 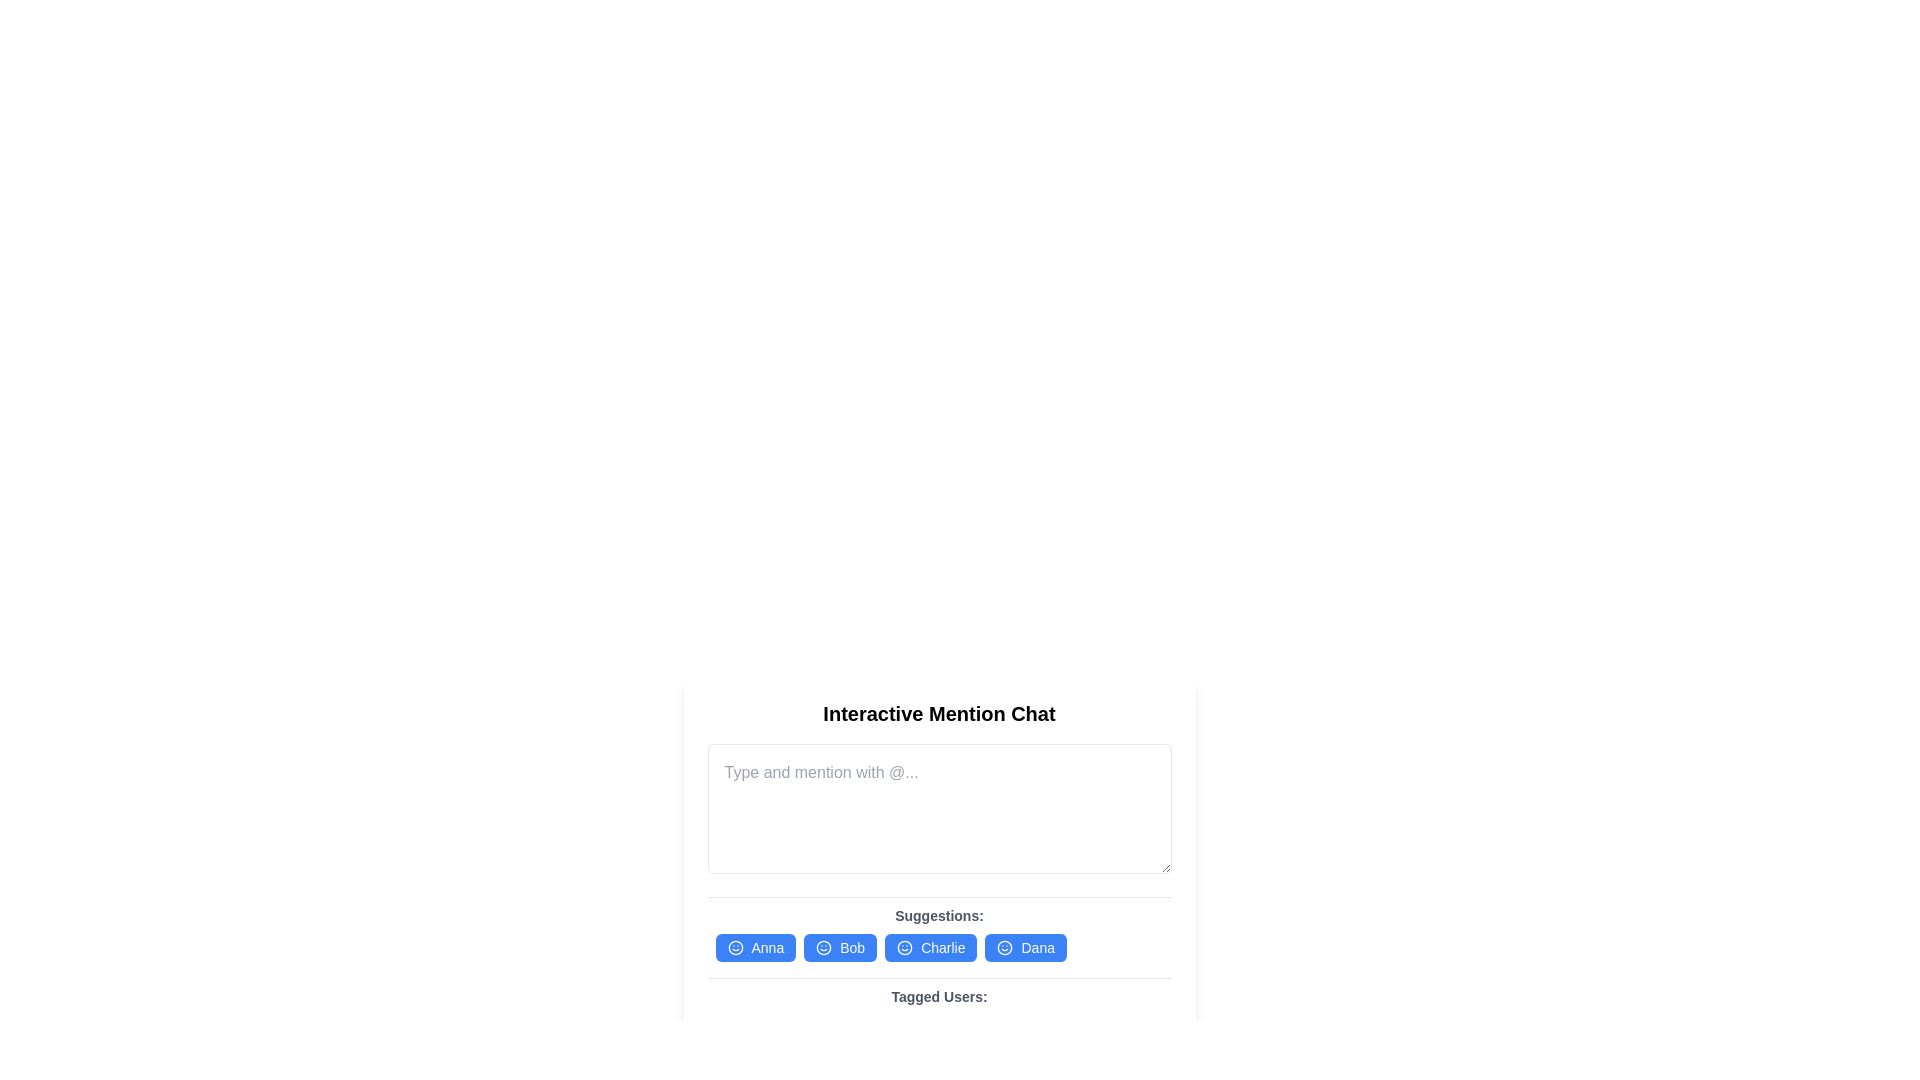 What do you see at coordinates (1005, 947) in the screenshot?
I see `the largest circular shape in the smiley face SVG, which serves as the primary background of the icon` at bounding box center [1005, 947].